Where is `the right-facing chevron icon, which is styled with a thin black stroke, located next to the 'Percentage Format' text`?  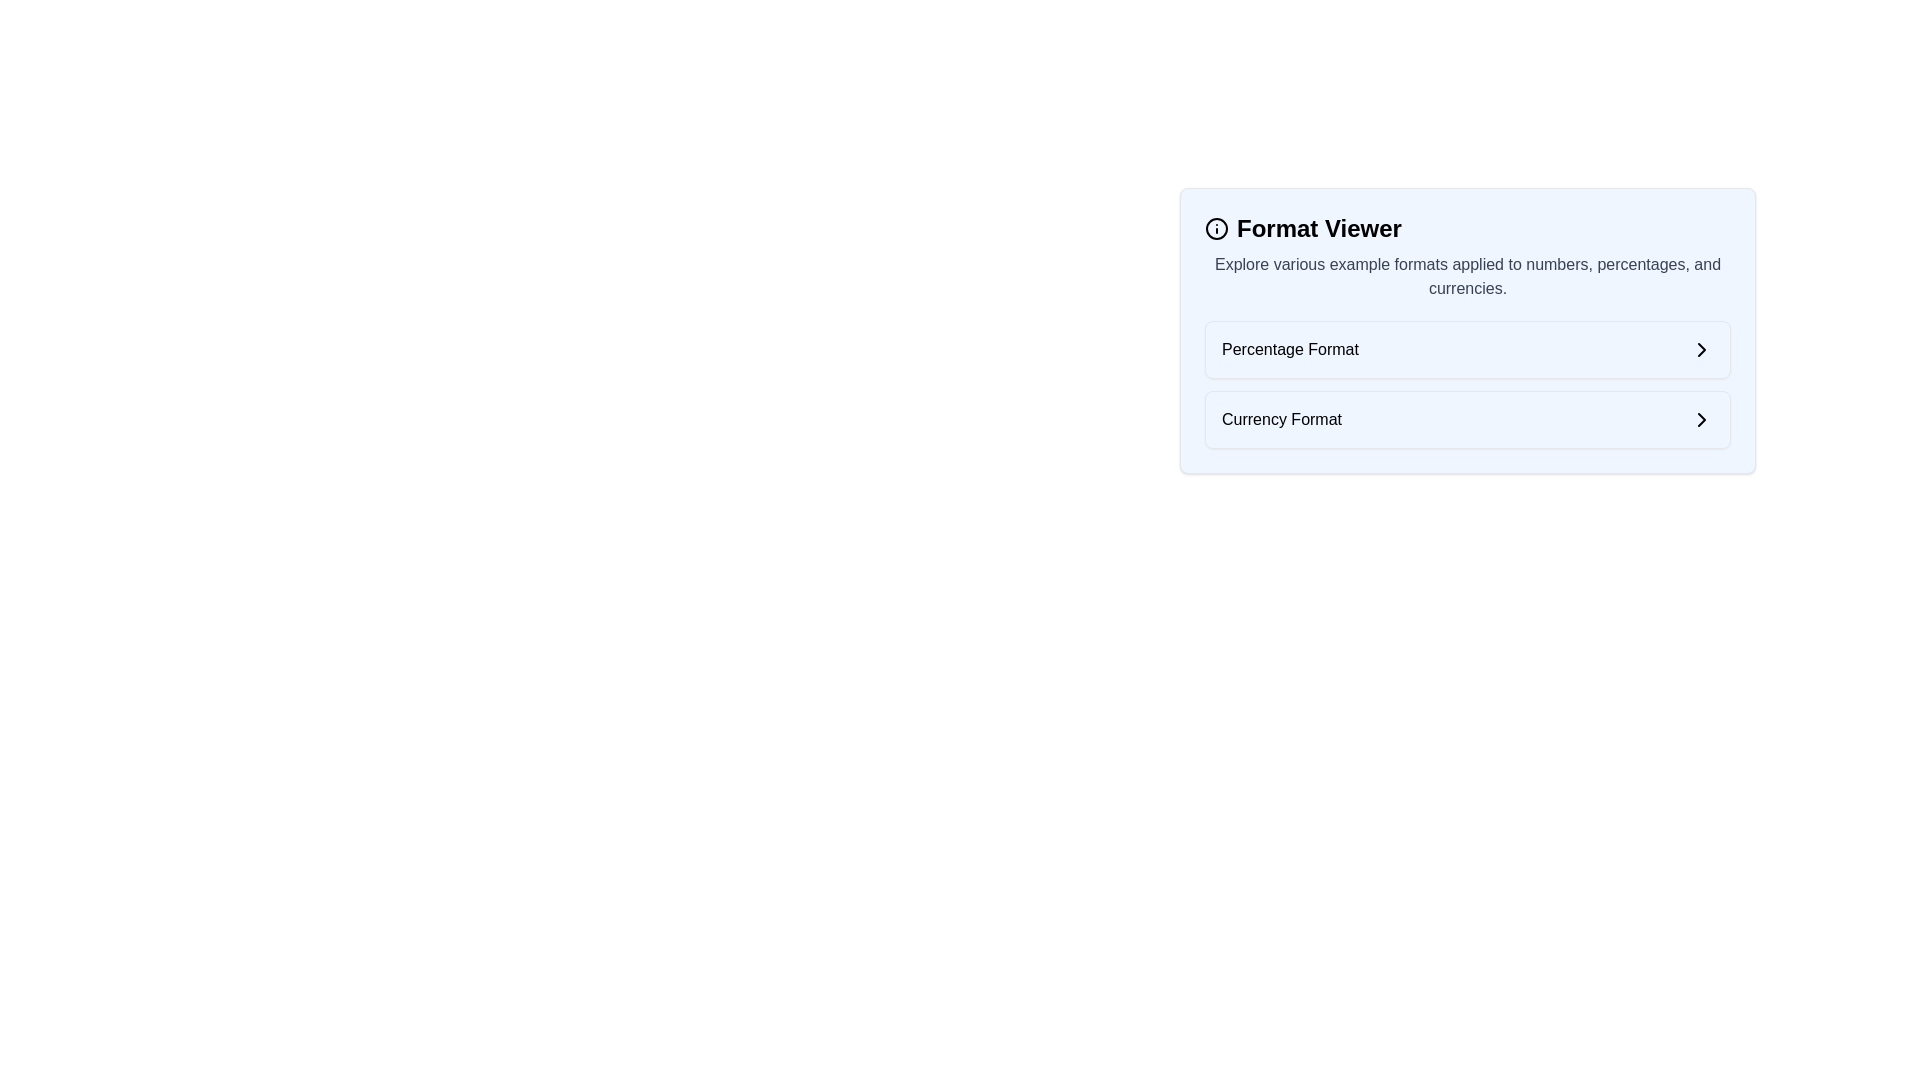
the right-facing chevron icon, which is styled with a thin black stroke, located next to the 'Percentage Format' text is located at coordinates (1701, 349).